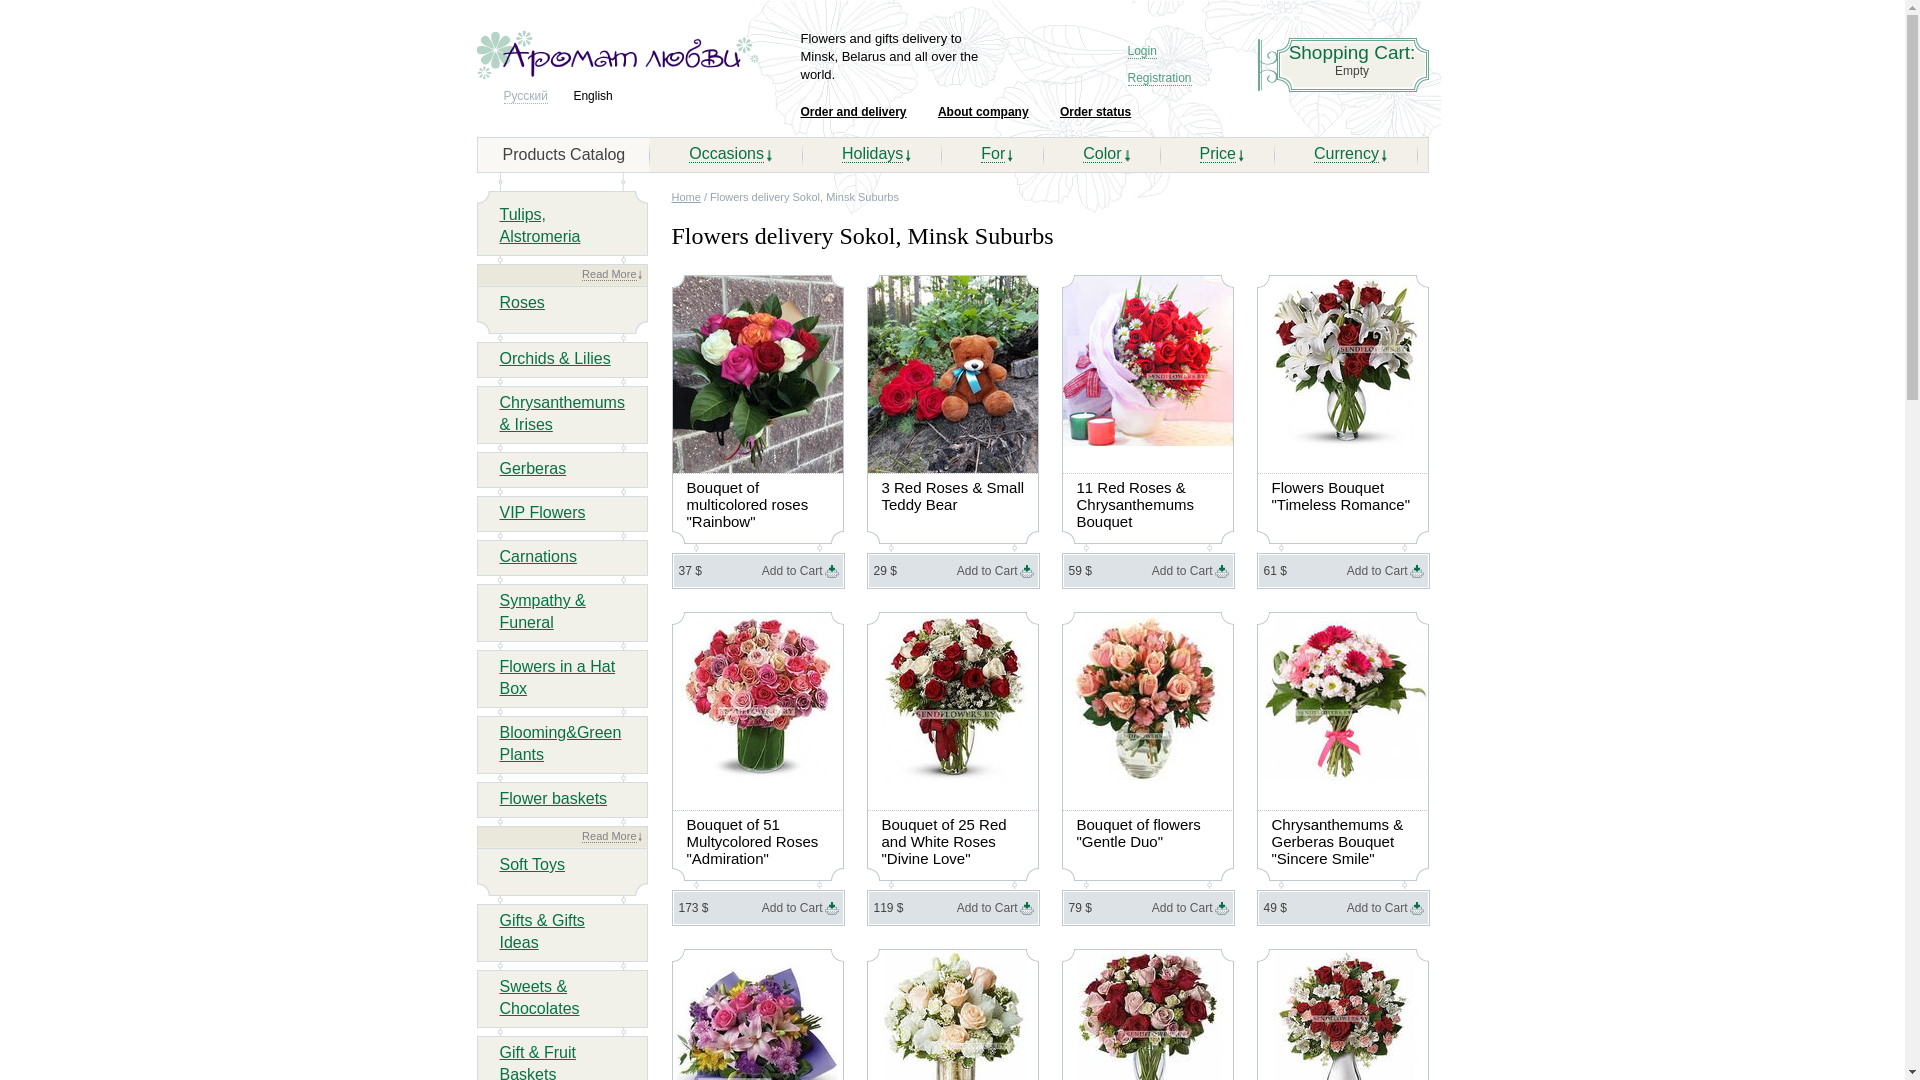 The image size is (1920, 1080). What do you see at coordinates (1059, 111) in the screenshot?
I see `'Order status'` at bounding box center [1059, 111].